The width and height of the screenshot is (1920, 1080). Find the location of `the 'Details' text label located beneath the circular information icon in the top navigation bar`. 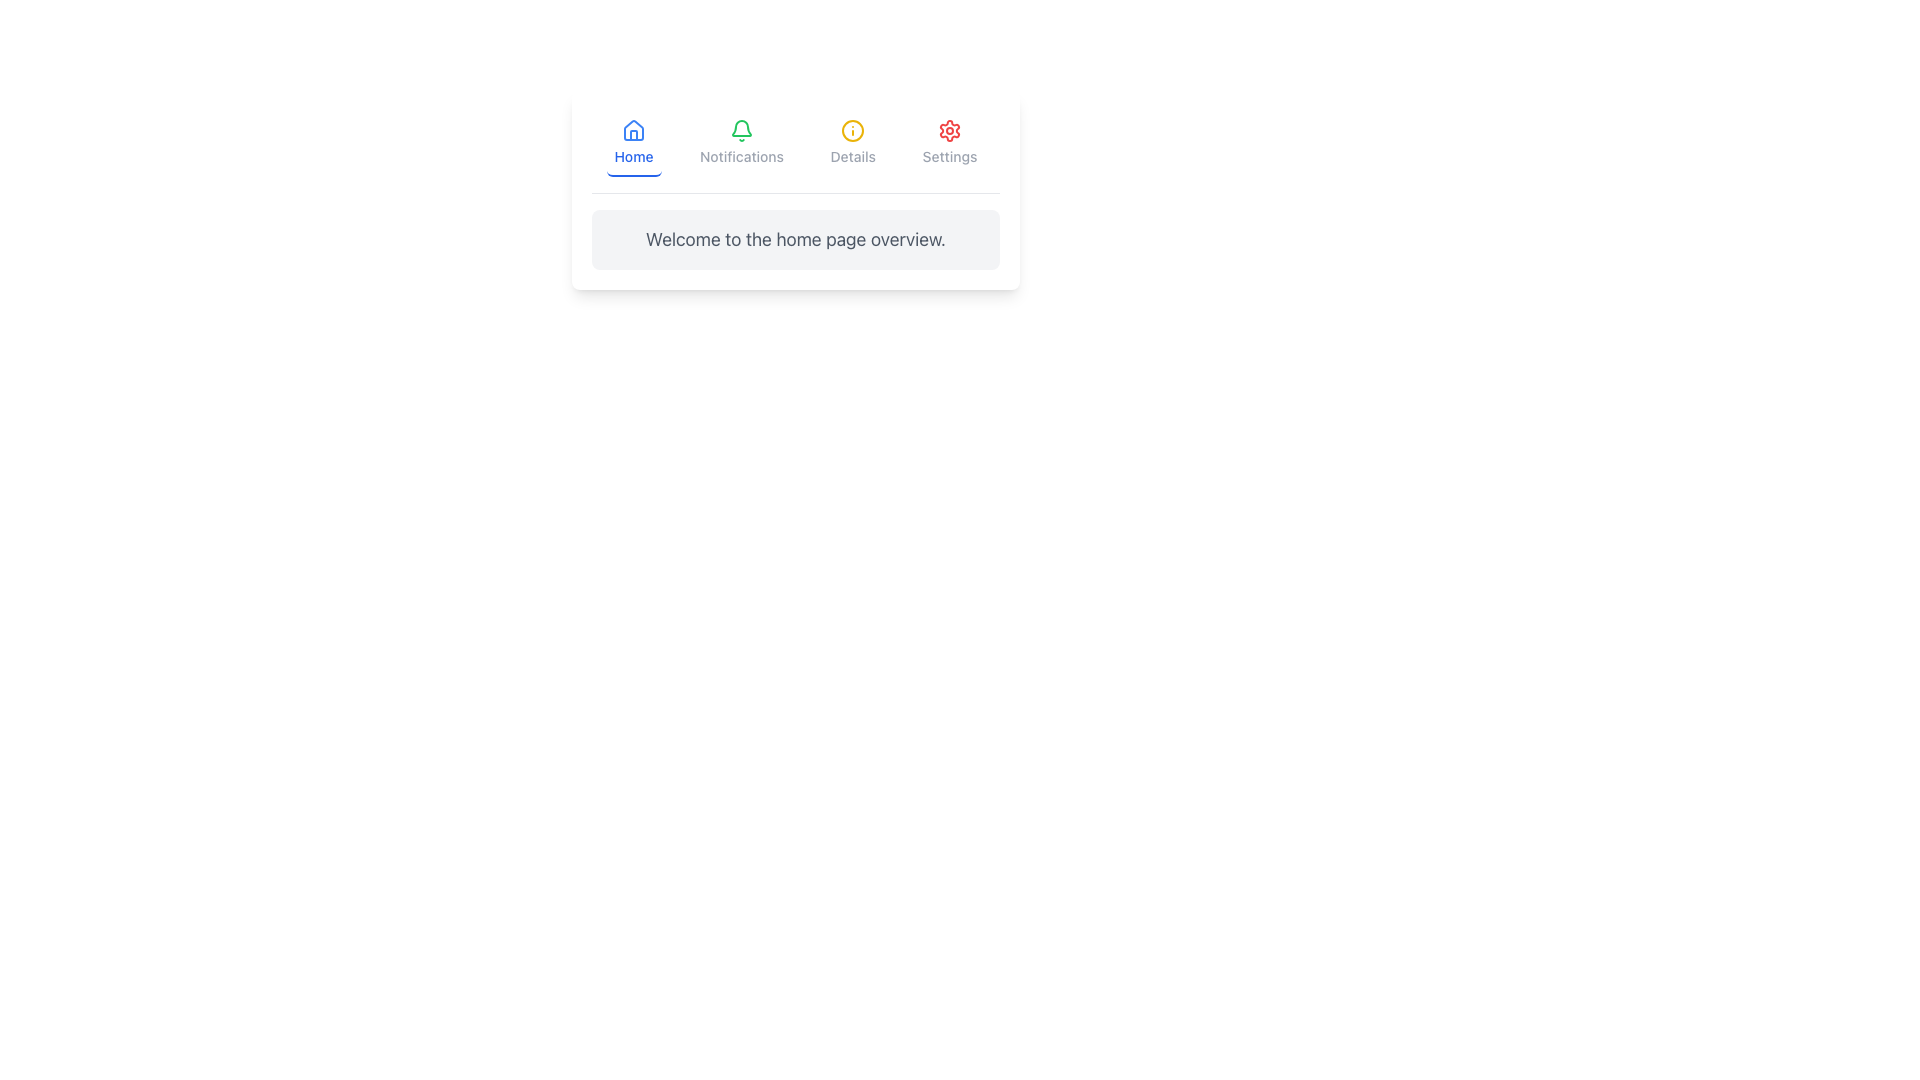

the 'Details' text label located beneath the circular information icon in the top navigation bar is located at coordinates (853, 156).